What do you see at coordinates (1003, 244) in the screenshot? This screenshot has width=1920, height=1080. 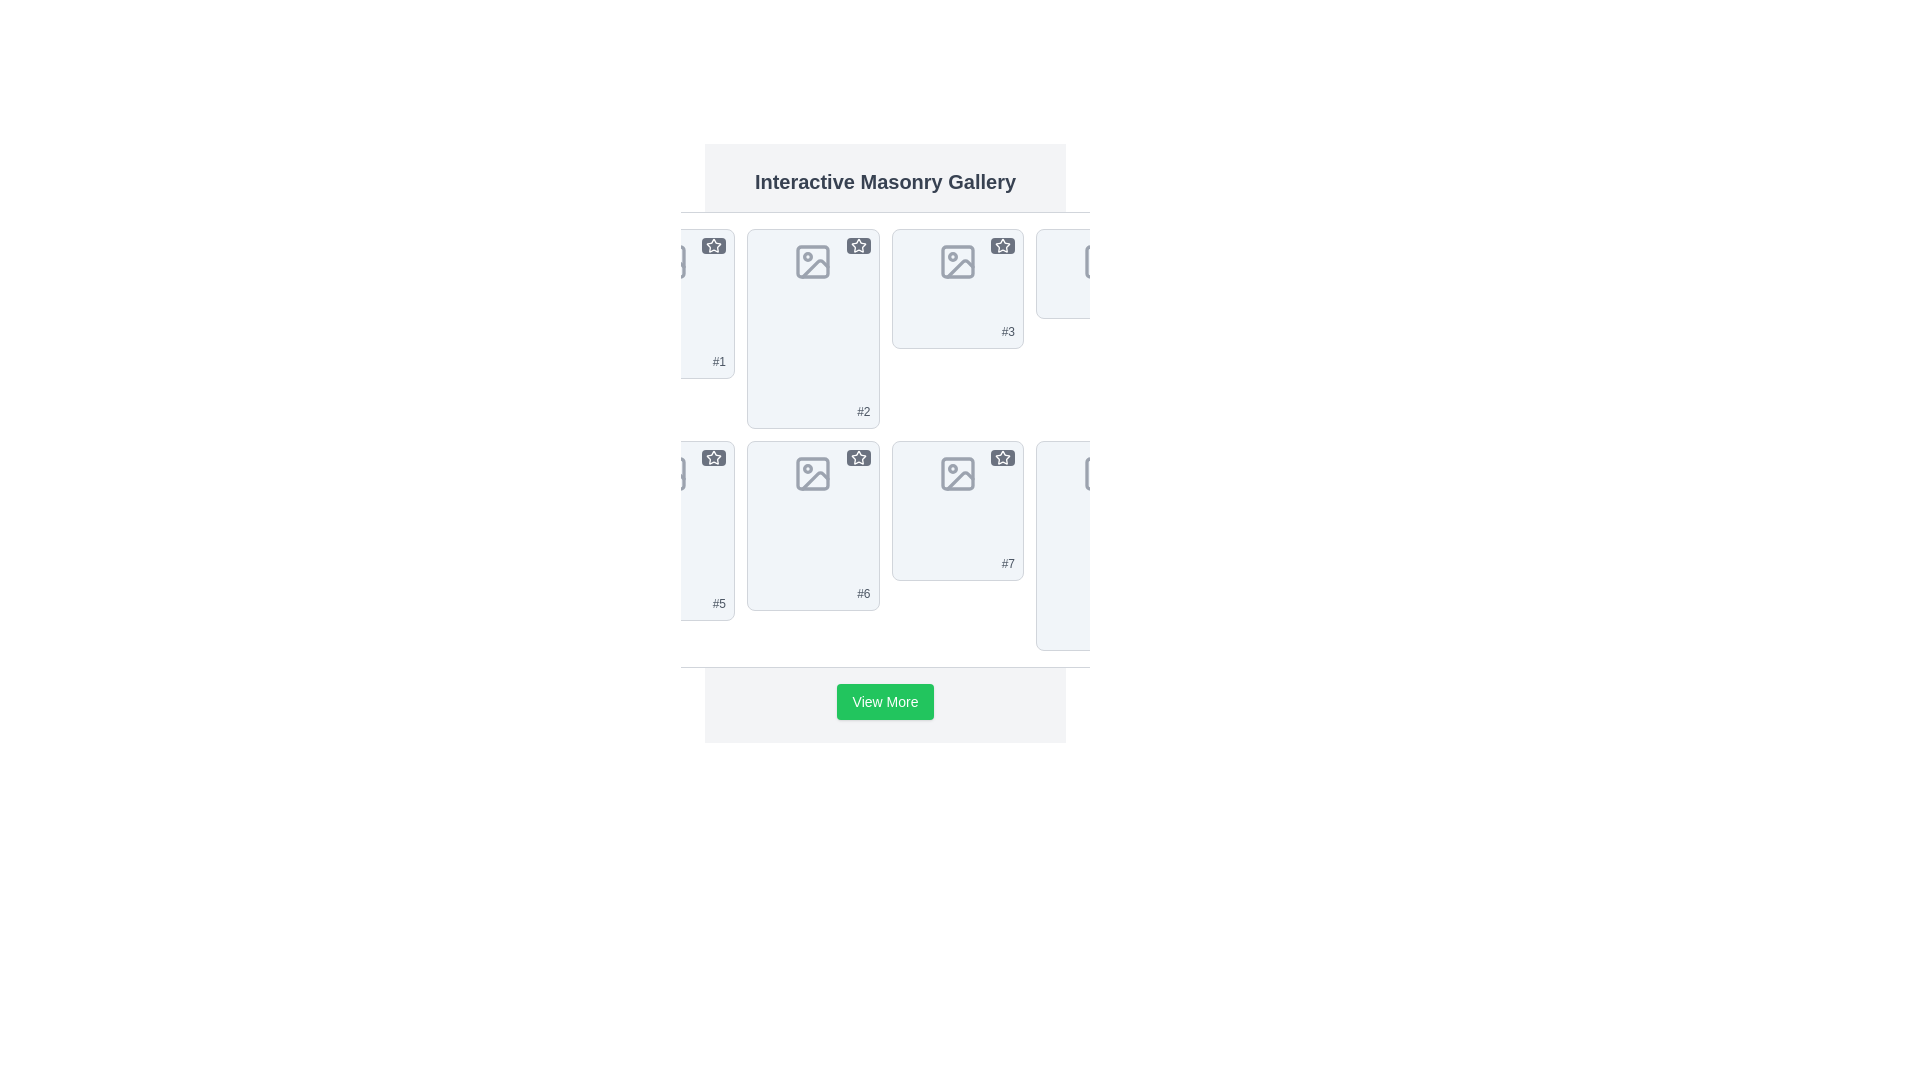 I see `the star-shaped icon located in the top right corner of the third item in a grid layout, which has a distinctive design with five pointed tips and a hollow center` at bounding box center [1003, 244].